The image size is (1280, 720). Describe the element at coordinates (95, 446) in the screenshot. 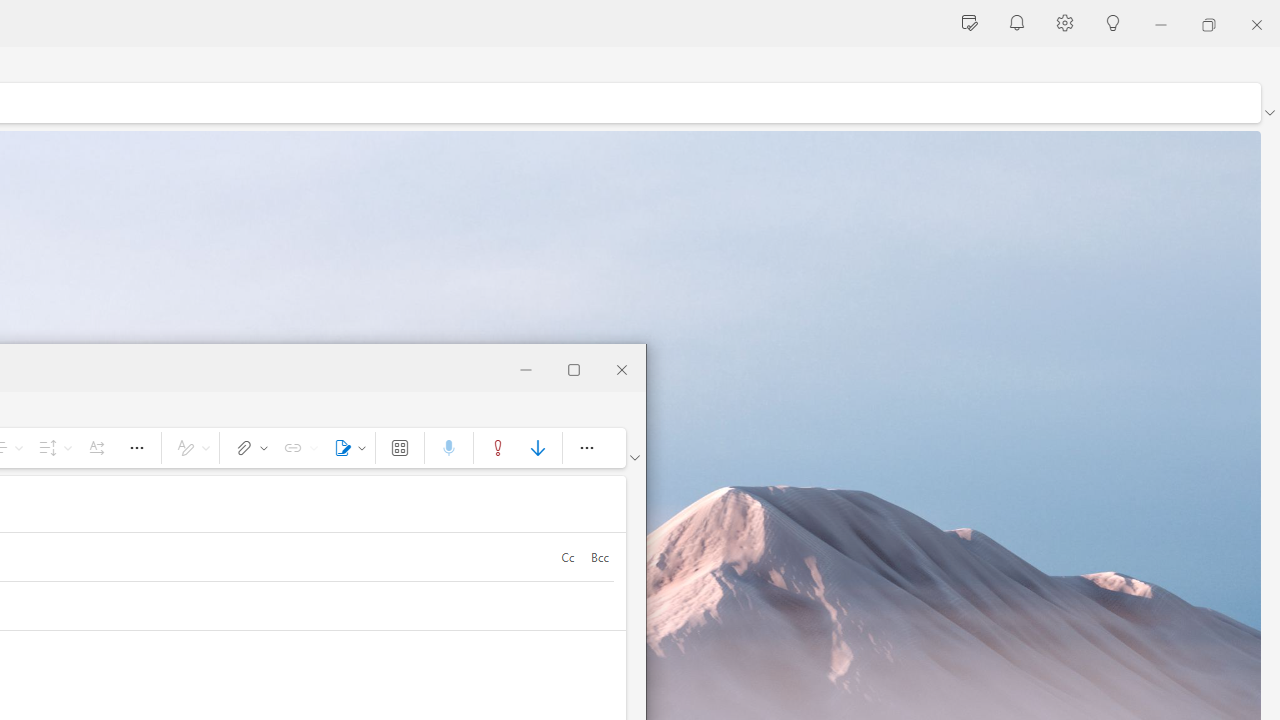

I see `'Left-to-right'` at that location.